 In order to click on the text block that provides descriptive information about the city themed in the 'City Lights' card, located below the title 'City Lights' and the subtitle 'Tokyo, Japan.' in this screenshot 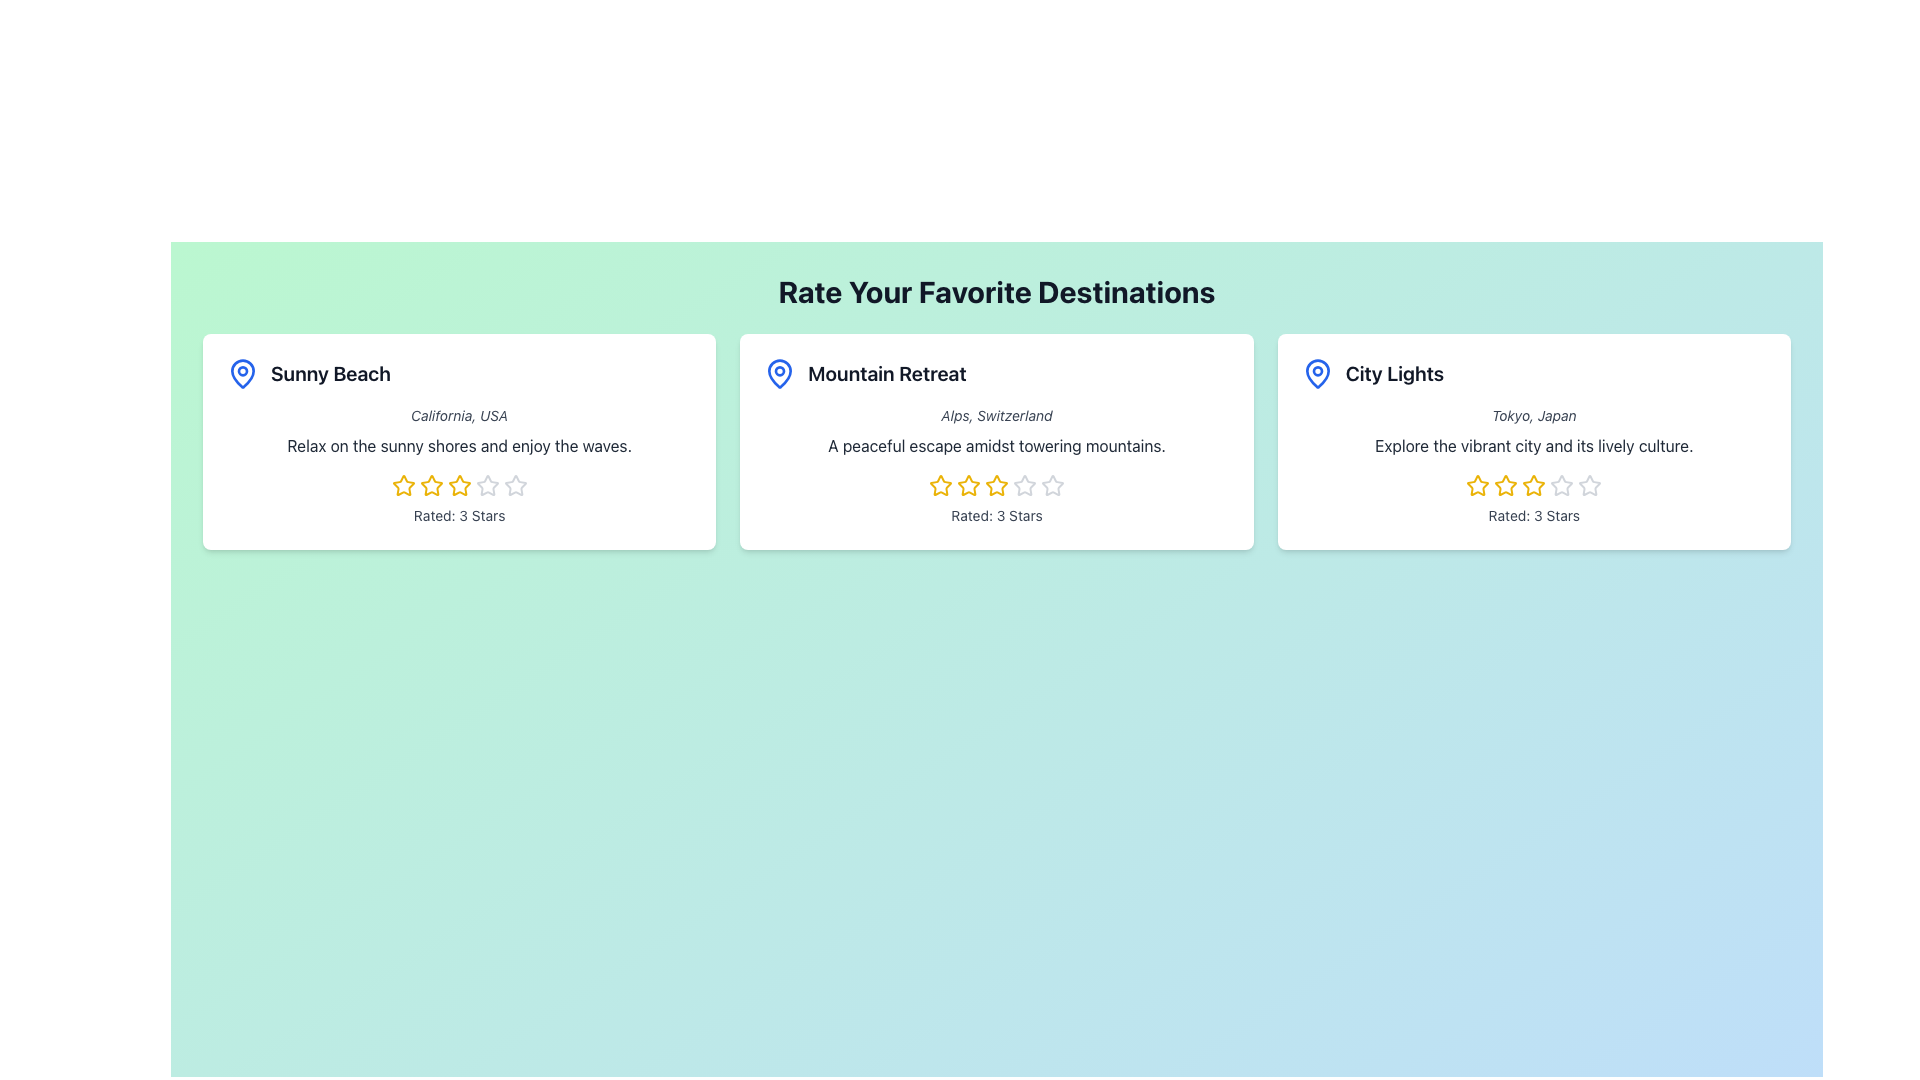, I will do `click(1533, 445)`.